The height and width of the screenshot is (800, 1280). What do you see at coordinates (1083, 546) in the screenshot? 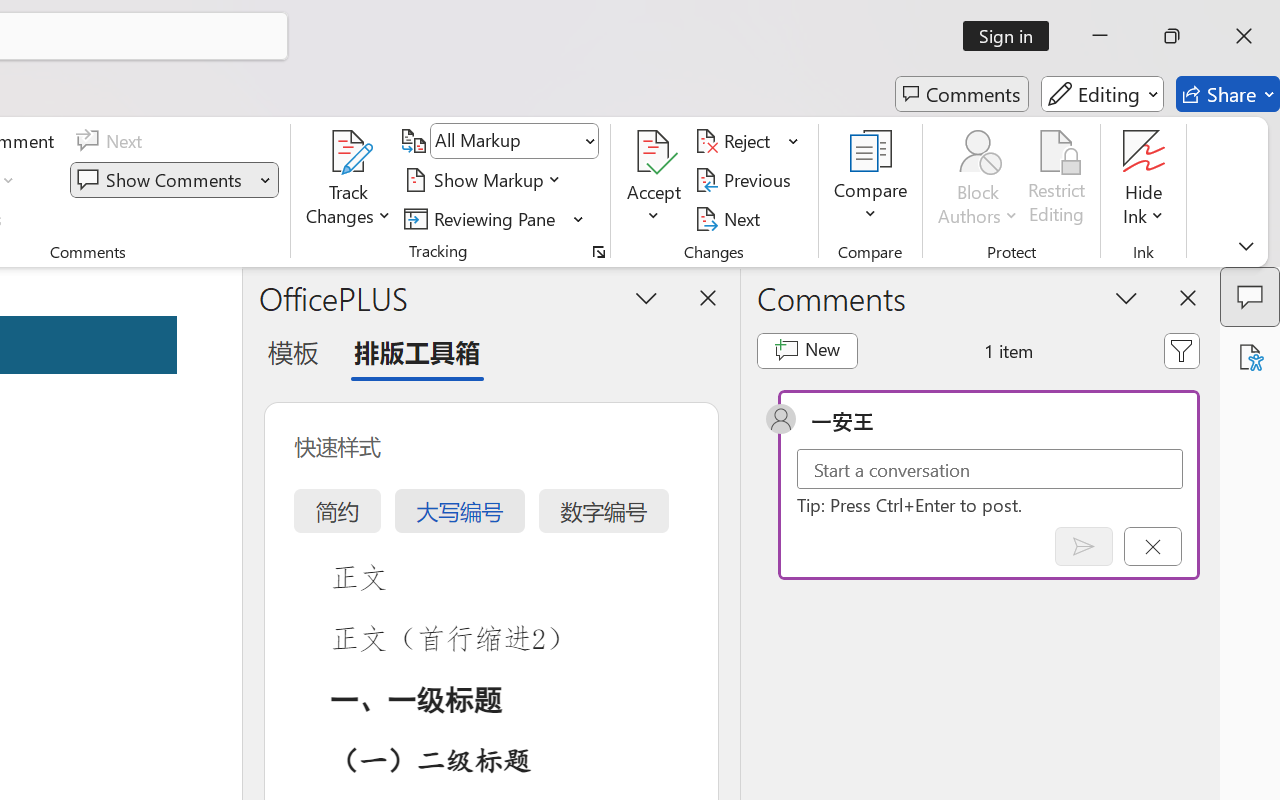
I see `'Post comment (Ctrl + Enter)'` at bounding box center [1083, 546].